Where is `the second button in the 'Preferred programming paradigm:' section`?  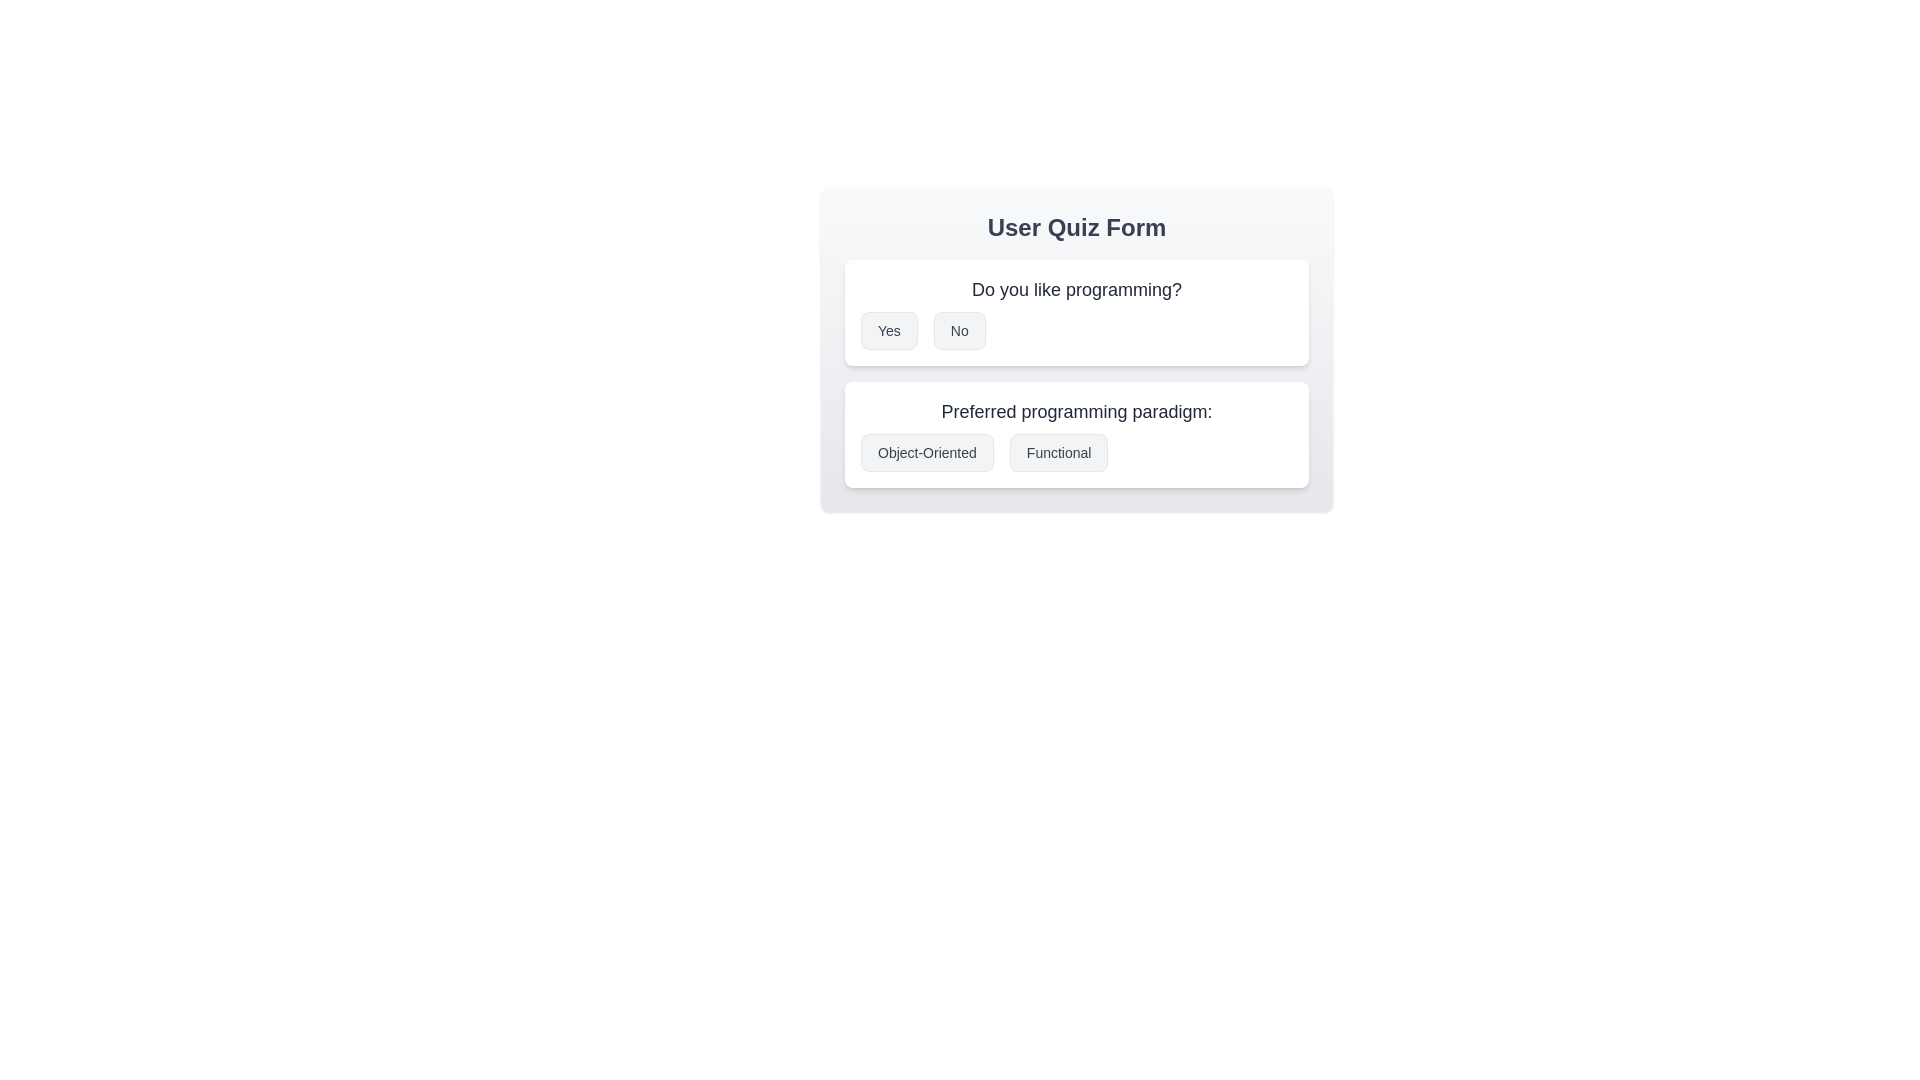 the second button in the 'Preferred programming paradigm:' section is located at coordinates (1058, 452).